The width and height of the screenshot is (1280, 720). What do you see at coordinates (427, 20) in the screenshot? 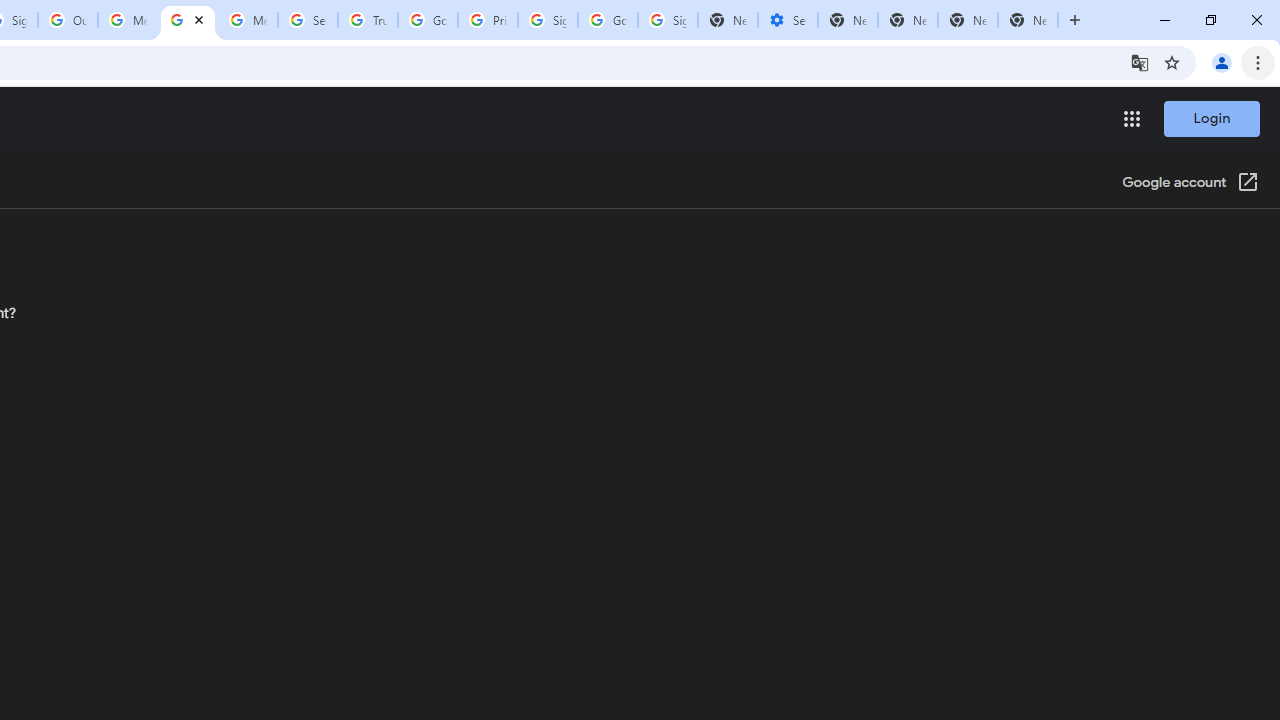
I see `'Google Ads - Sign in'` at bounding box center [427, 20].